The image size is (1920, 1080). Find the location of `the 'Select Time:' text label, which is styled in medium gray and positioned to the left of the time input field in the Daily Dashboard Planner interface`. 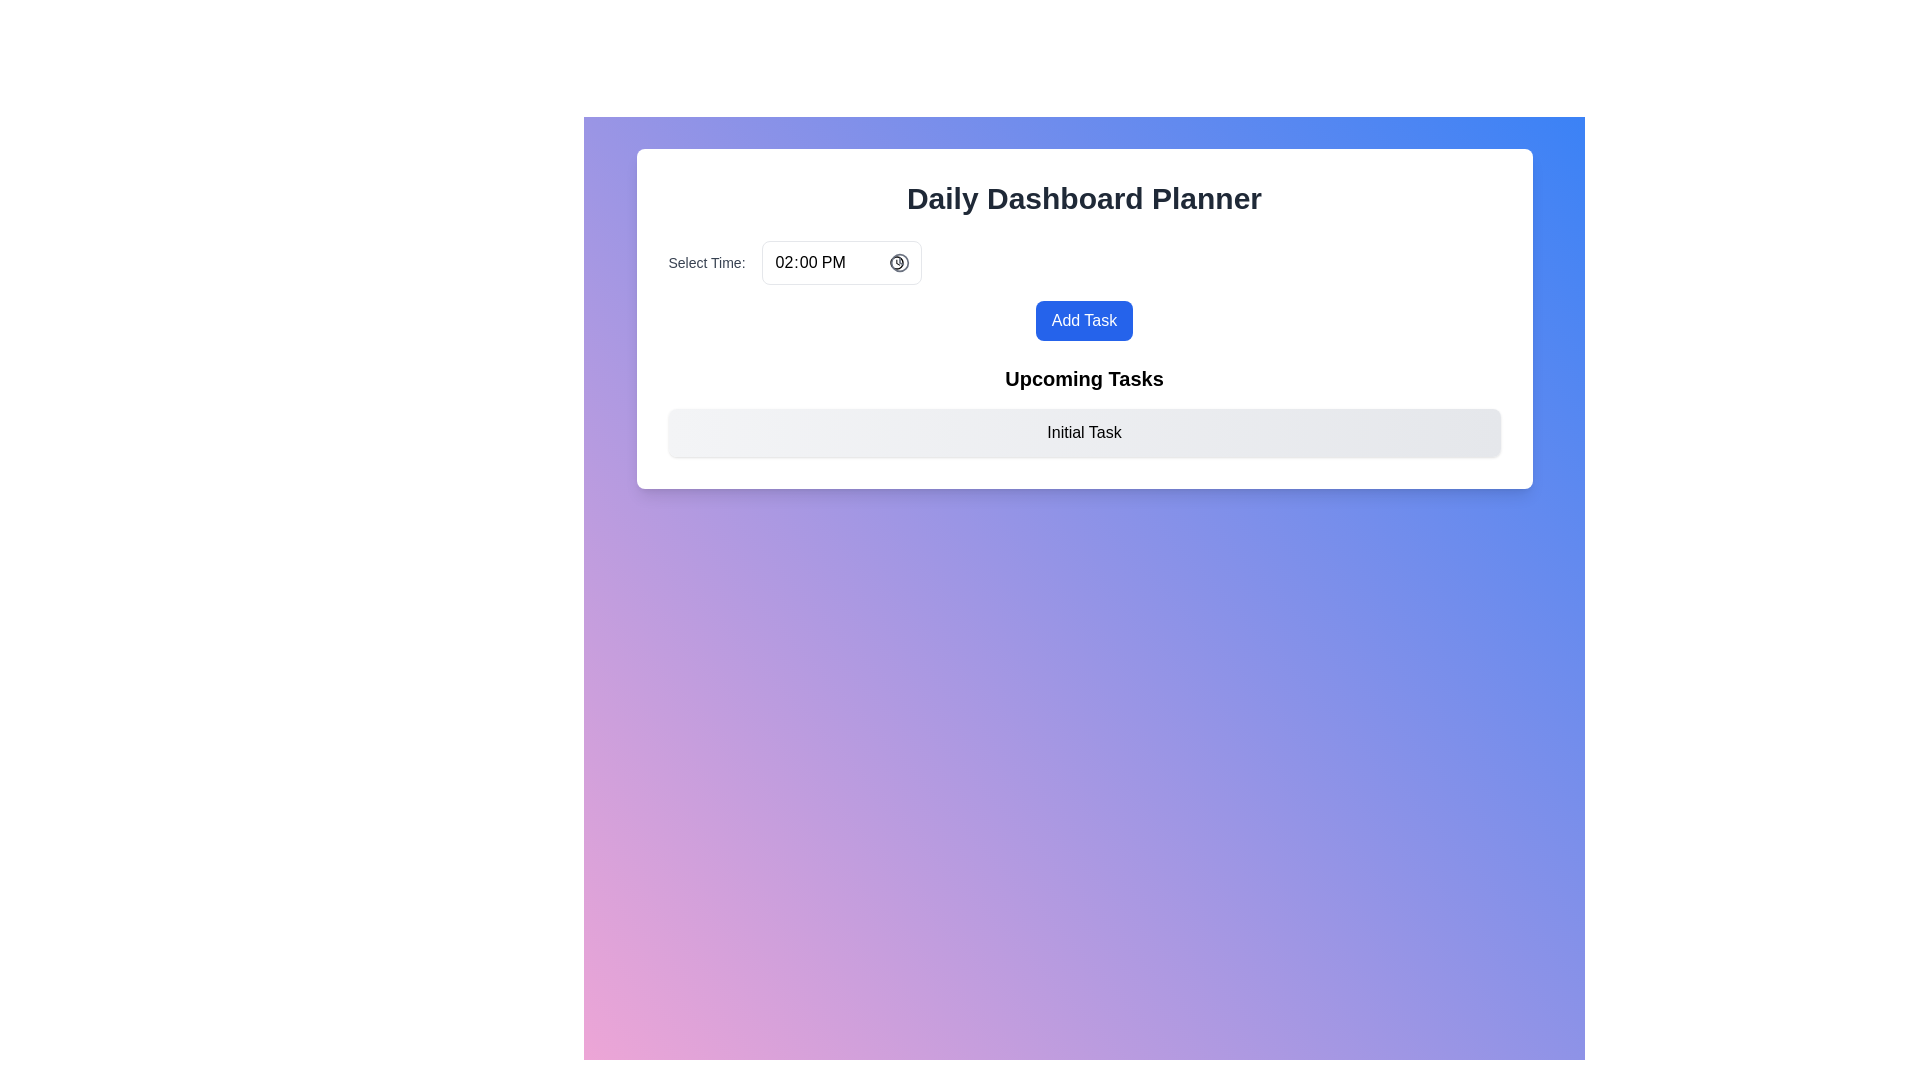

the 'Select Time:' text label, which is styled in medium gray and positioned to the left of the time input field in the Daily Dashboard Planner interface is located at coordinates (706, 261).